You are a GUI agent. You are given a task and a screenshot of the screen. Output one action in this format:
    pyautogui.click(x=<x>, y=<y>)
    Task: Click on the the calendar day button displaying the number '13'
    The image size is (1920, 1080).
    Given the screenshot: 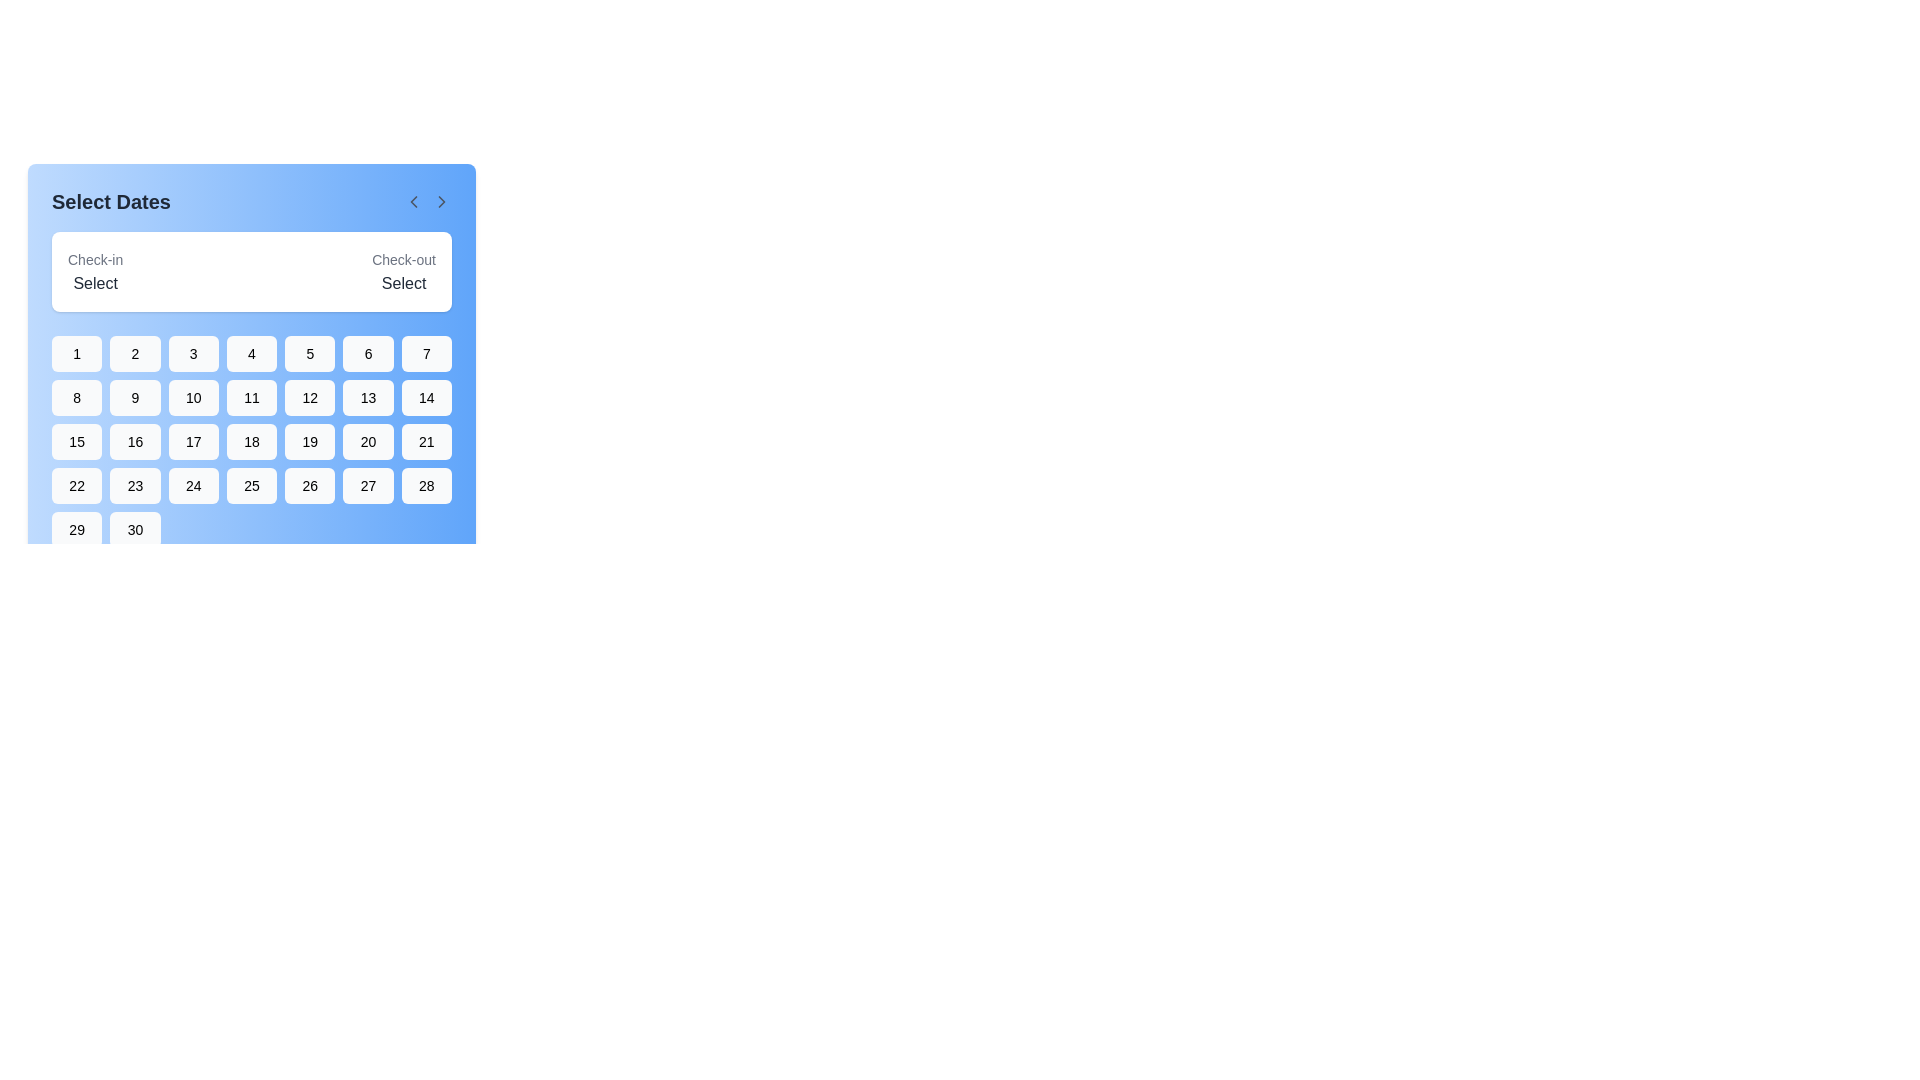 What is the action you would take?
    pyautogui.click(x=368, y=397)
    